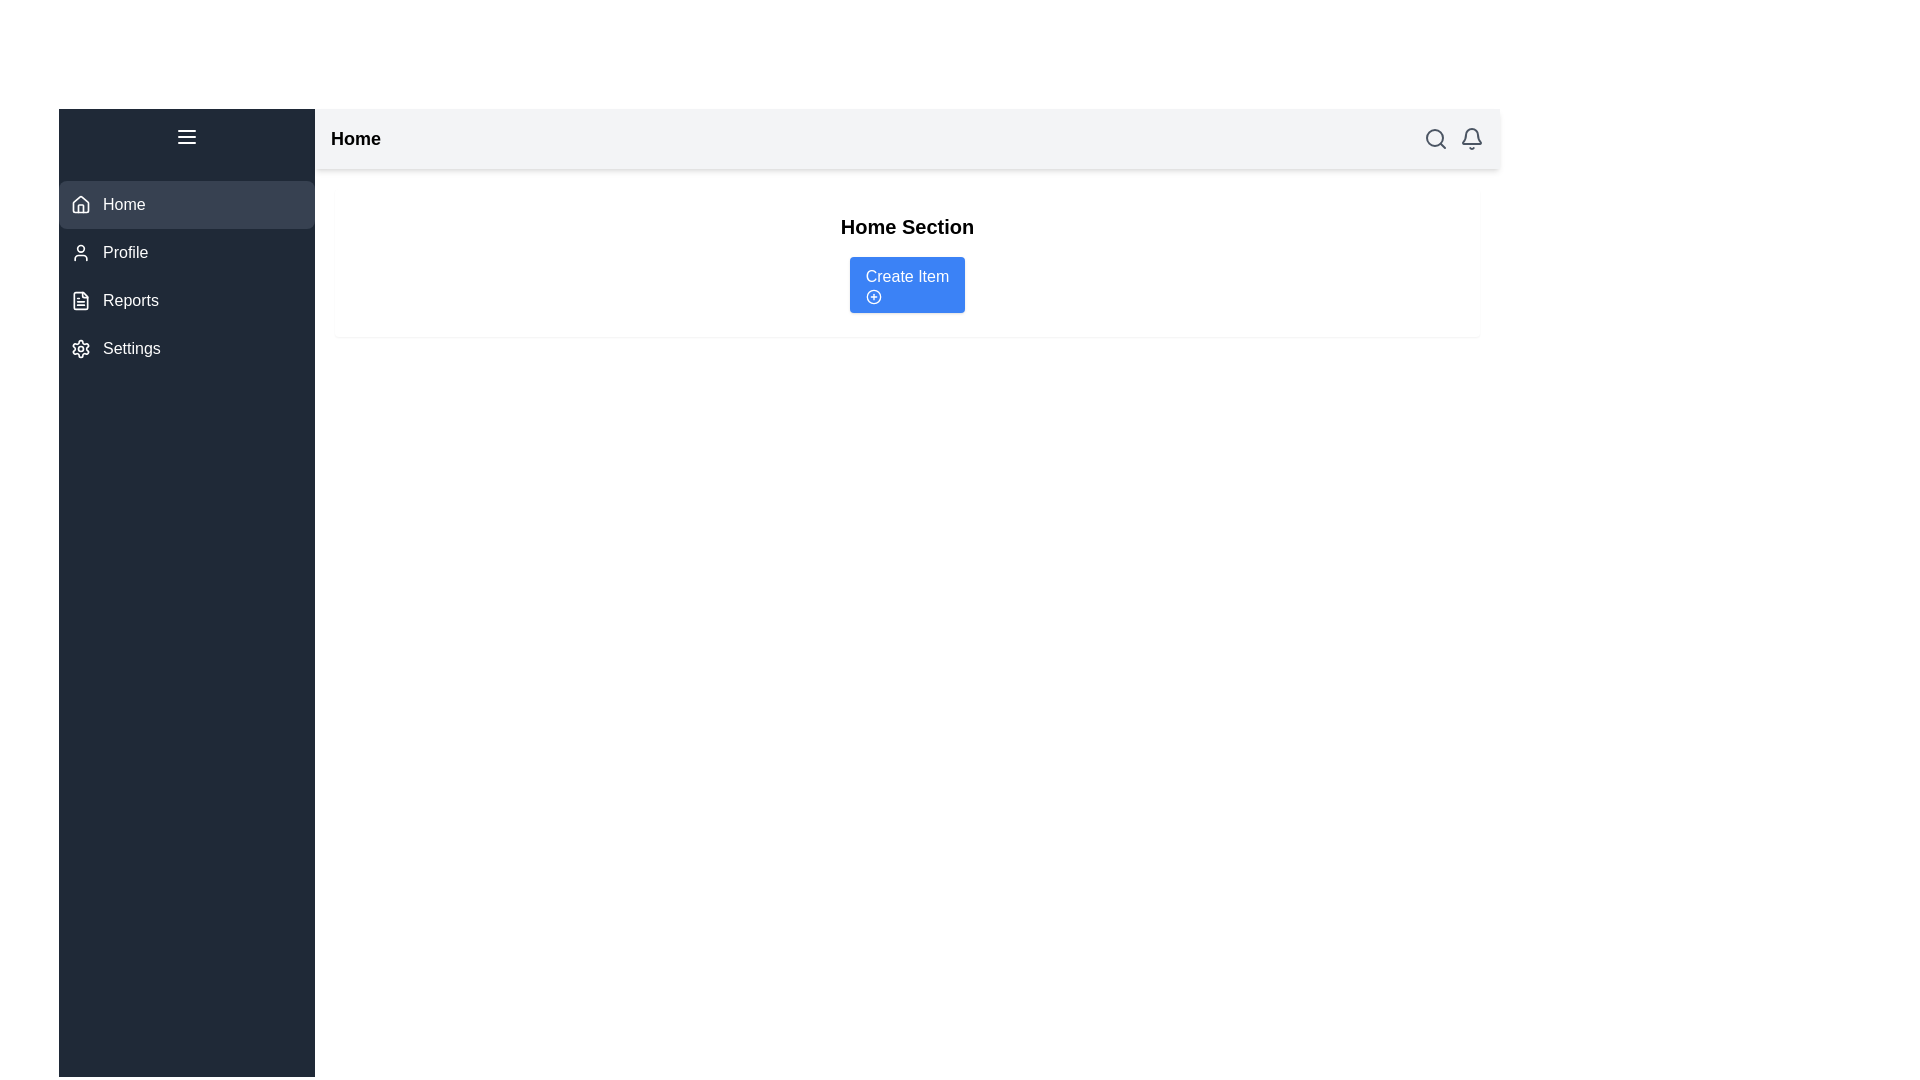 This screenshot has width=1920, height=1080. Describe the element at coordinates (906, 285) in the screenshot. I see `the 'Create Item' button, which is a rectangular button with a blue background and white text, located under the title 'Home Section.'` at that location.